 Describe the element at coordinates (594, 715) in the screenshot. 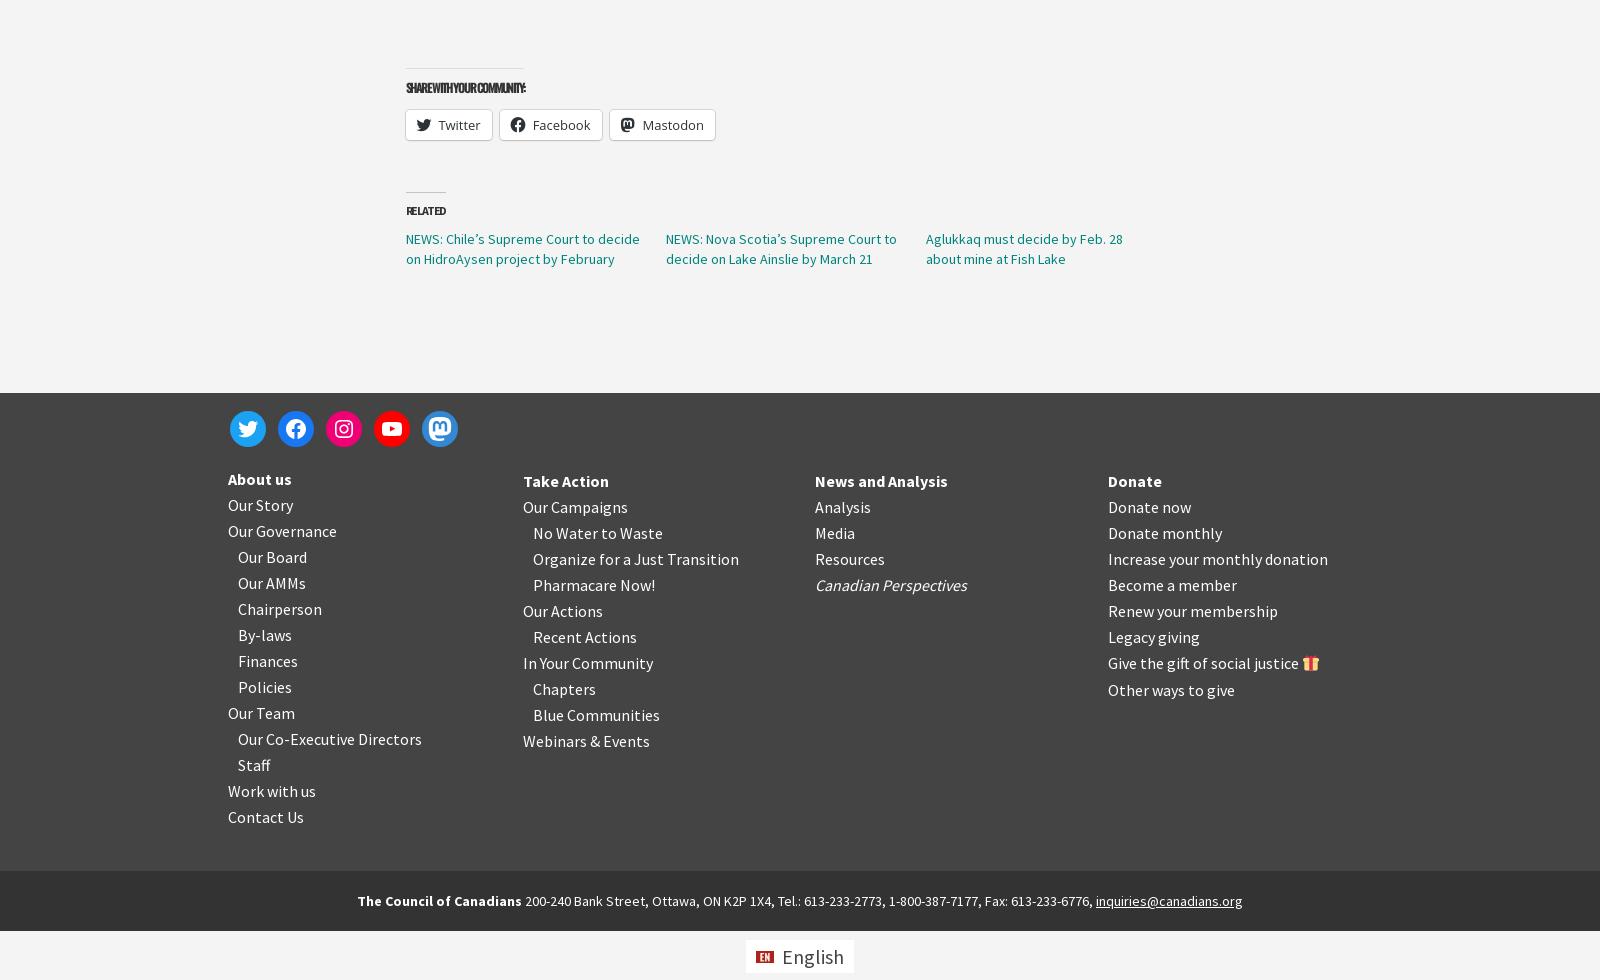

I see `'Blue Communities'` at that location.